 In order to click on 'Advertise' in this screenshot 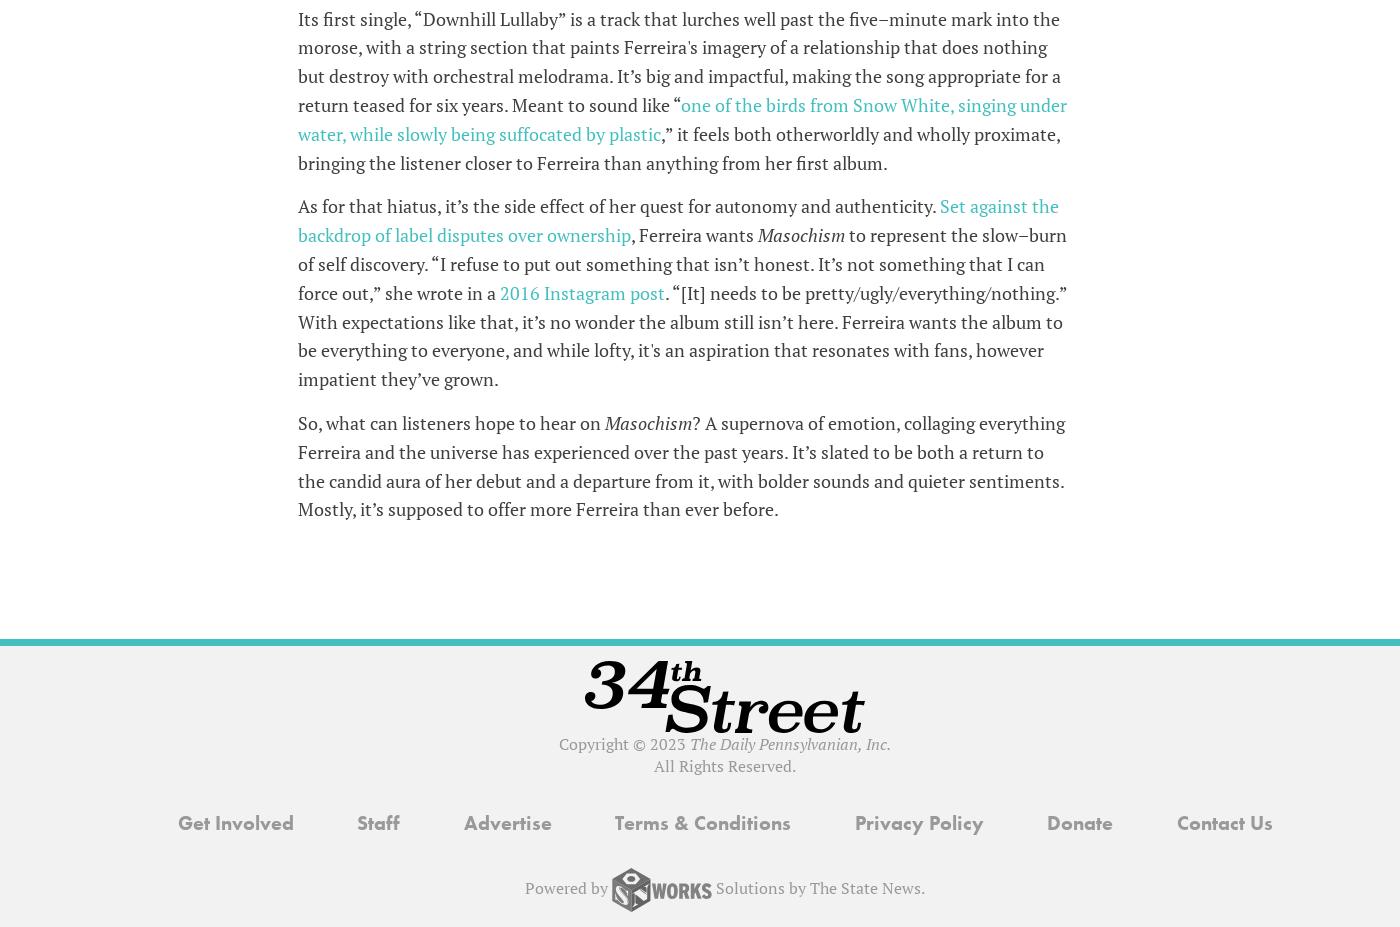, I will do `click(506, 822)`.